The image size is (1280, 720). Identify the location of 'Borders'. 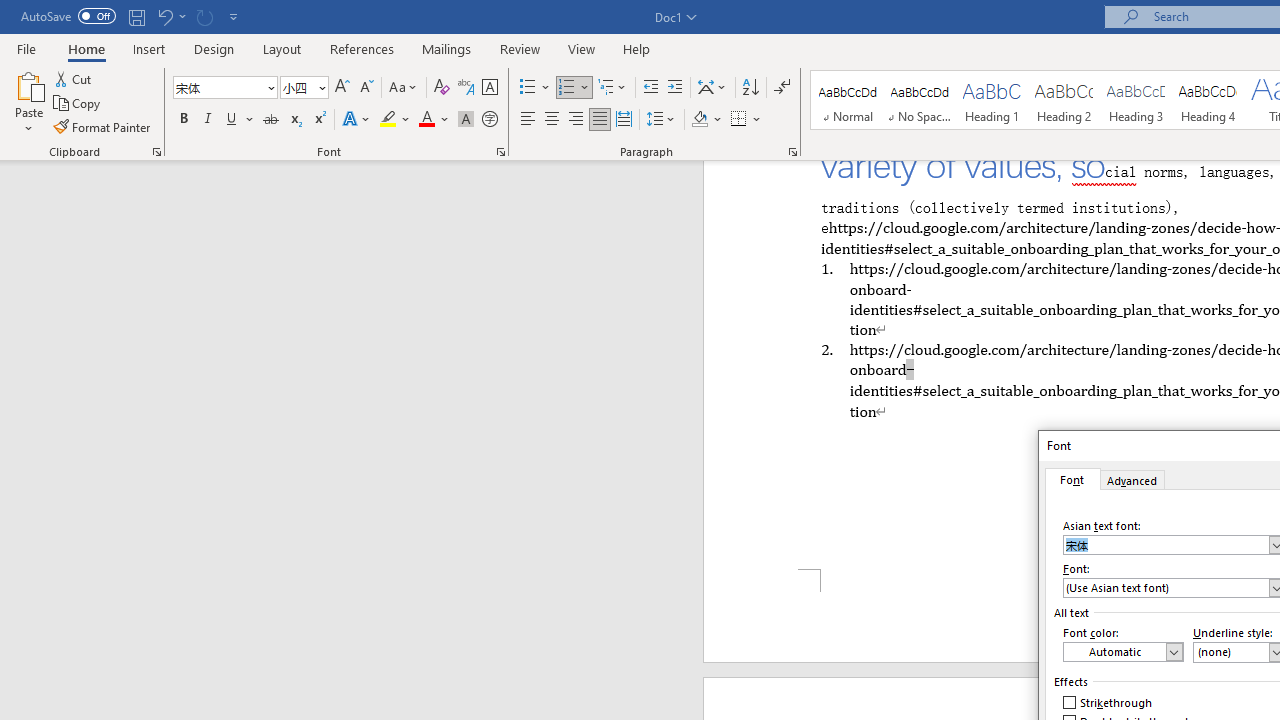
(745, 119).